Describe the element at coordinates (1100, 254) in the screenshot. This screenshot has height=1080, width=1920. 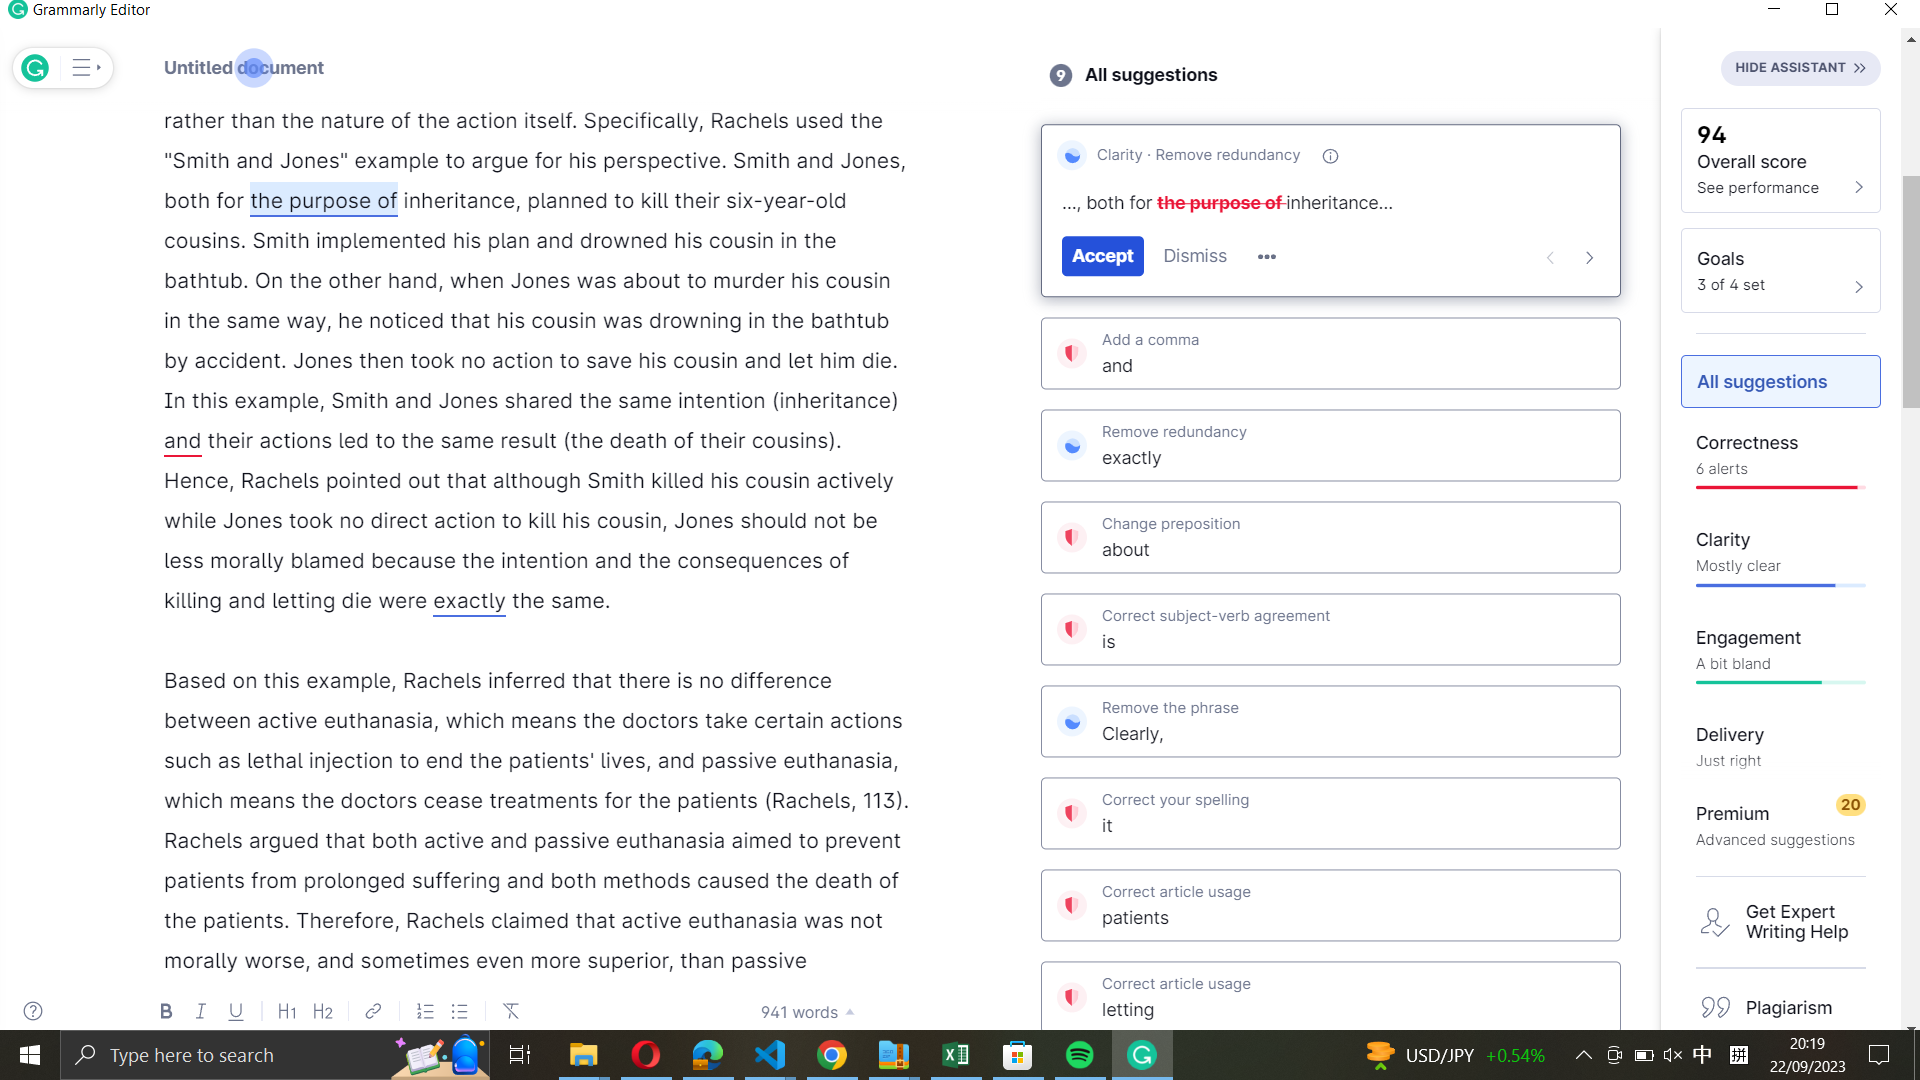
I see `Grammarly"s clarity suggestion for "the purpose of` at that location.